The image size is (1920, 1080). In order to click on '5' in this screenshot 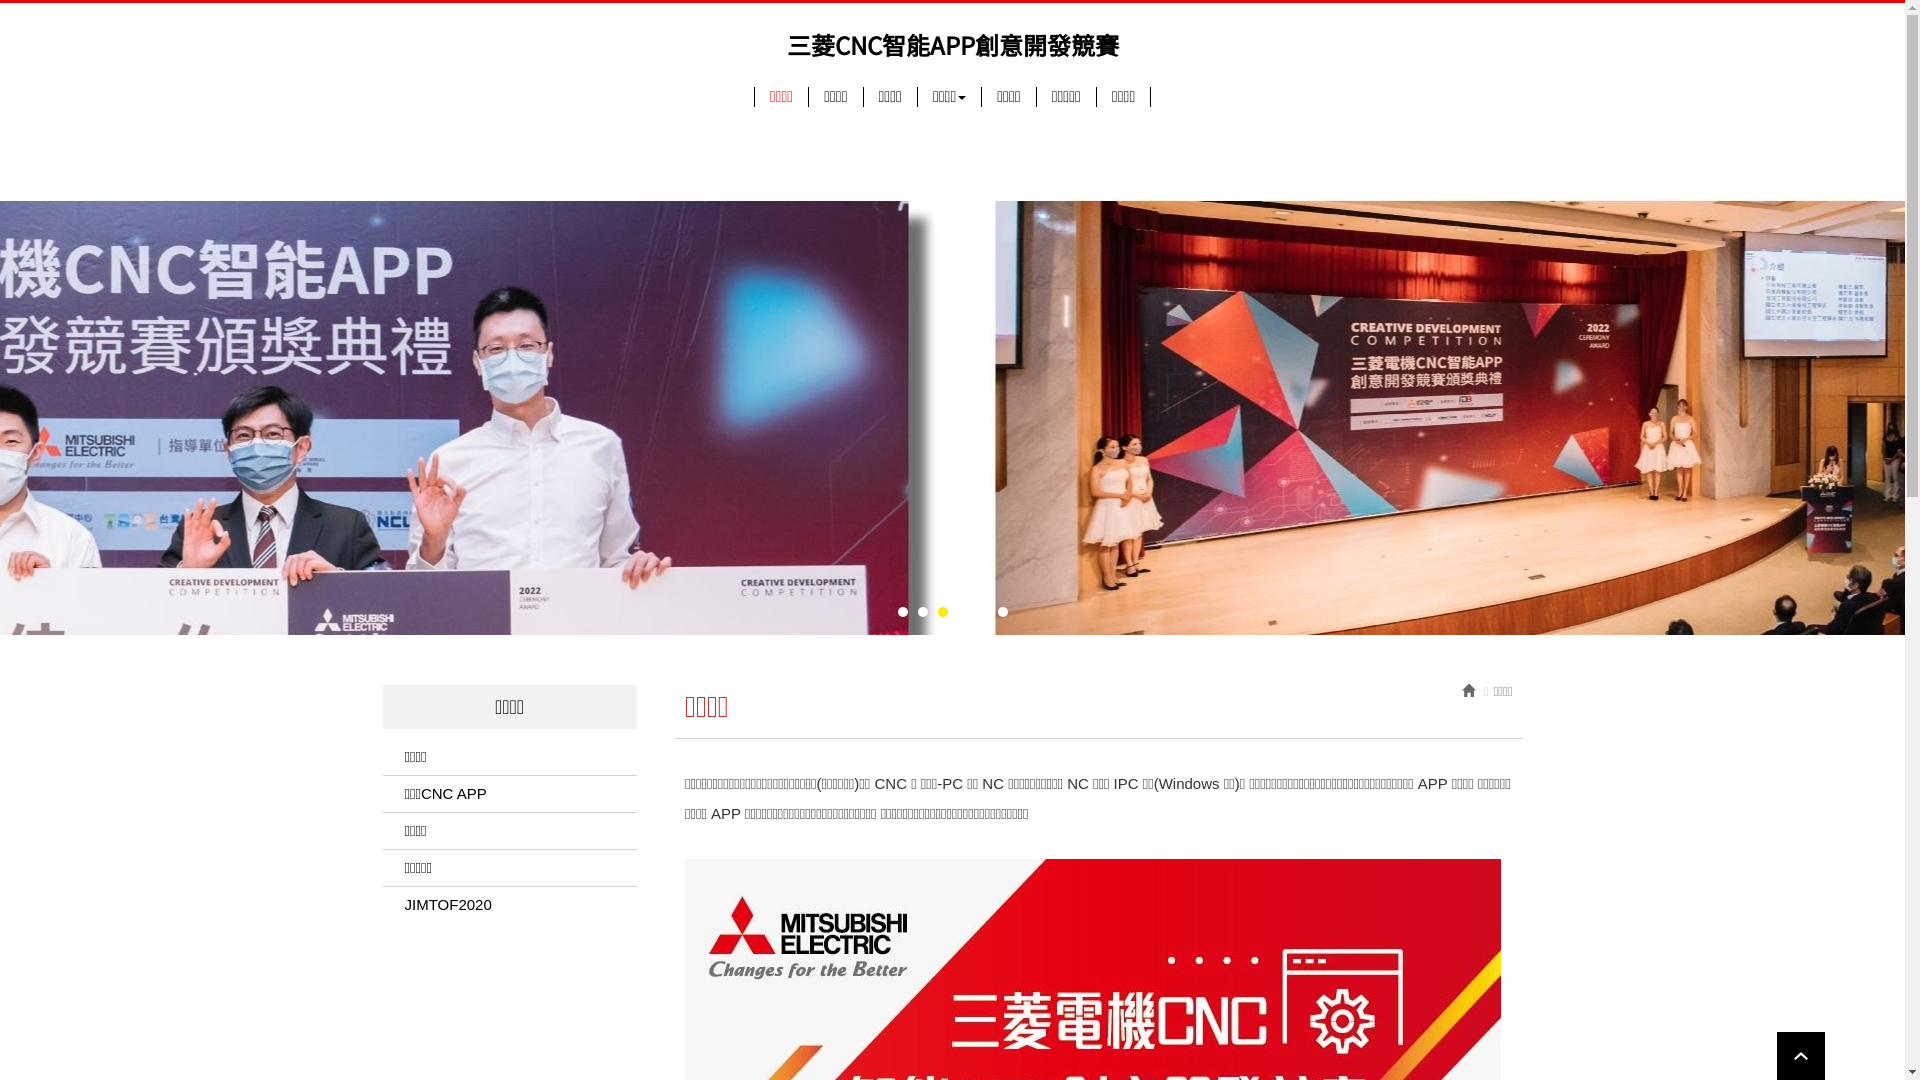, I will do `click(983, 609)`.